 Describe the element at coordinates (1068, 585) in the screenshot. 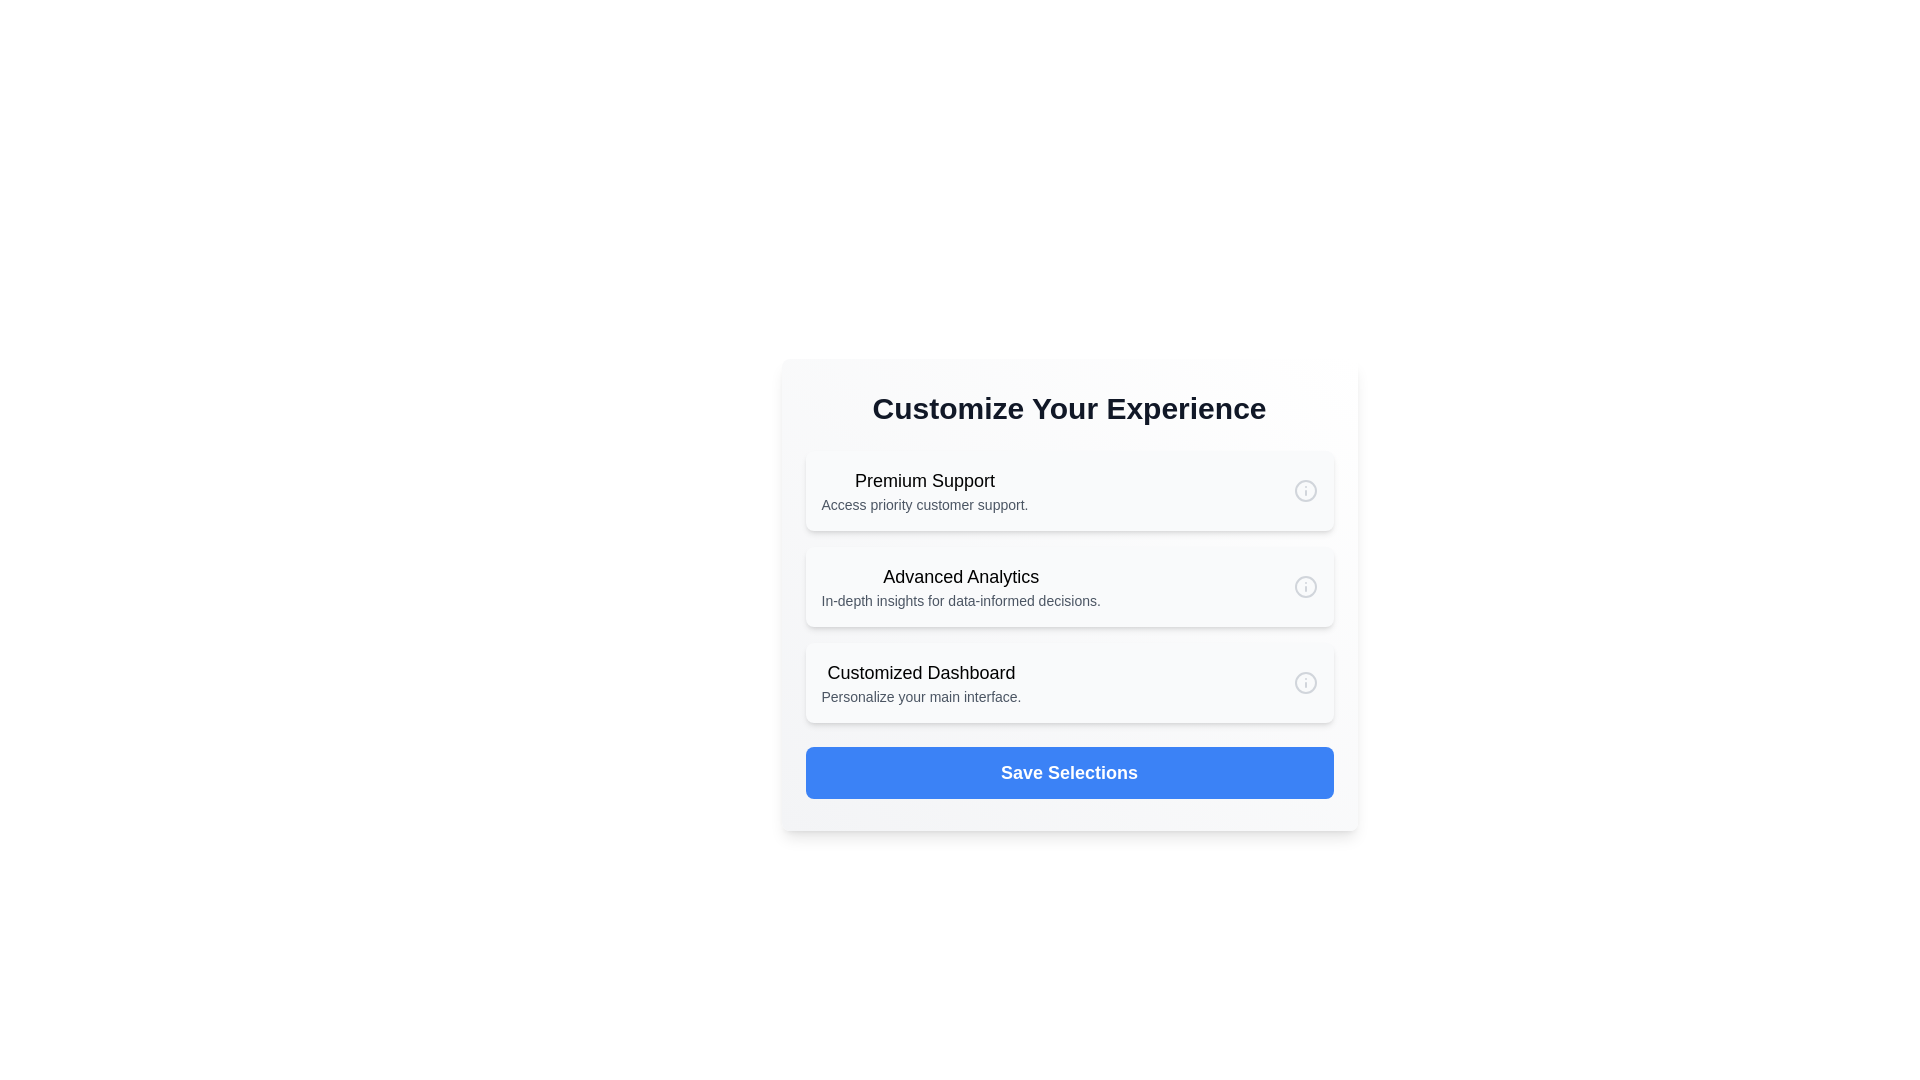

I see `the feature Advanced Analytics` at that location.